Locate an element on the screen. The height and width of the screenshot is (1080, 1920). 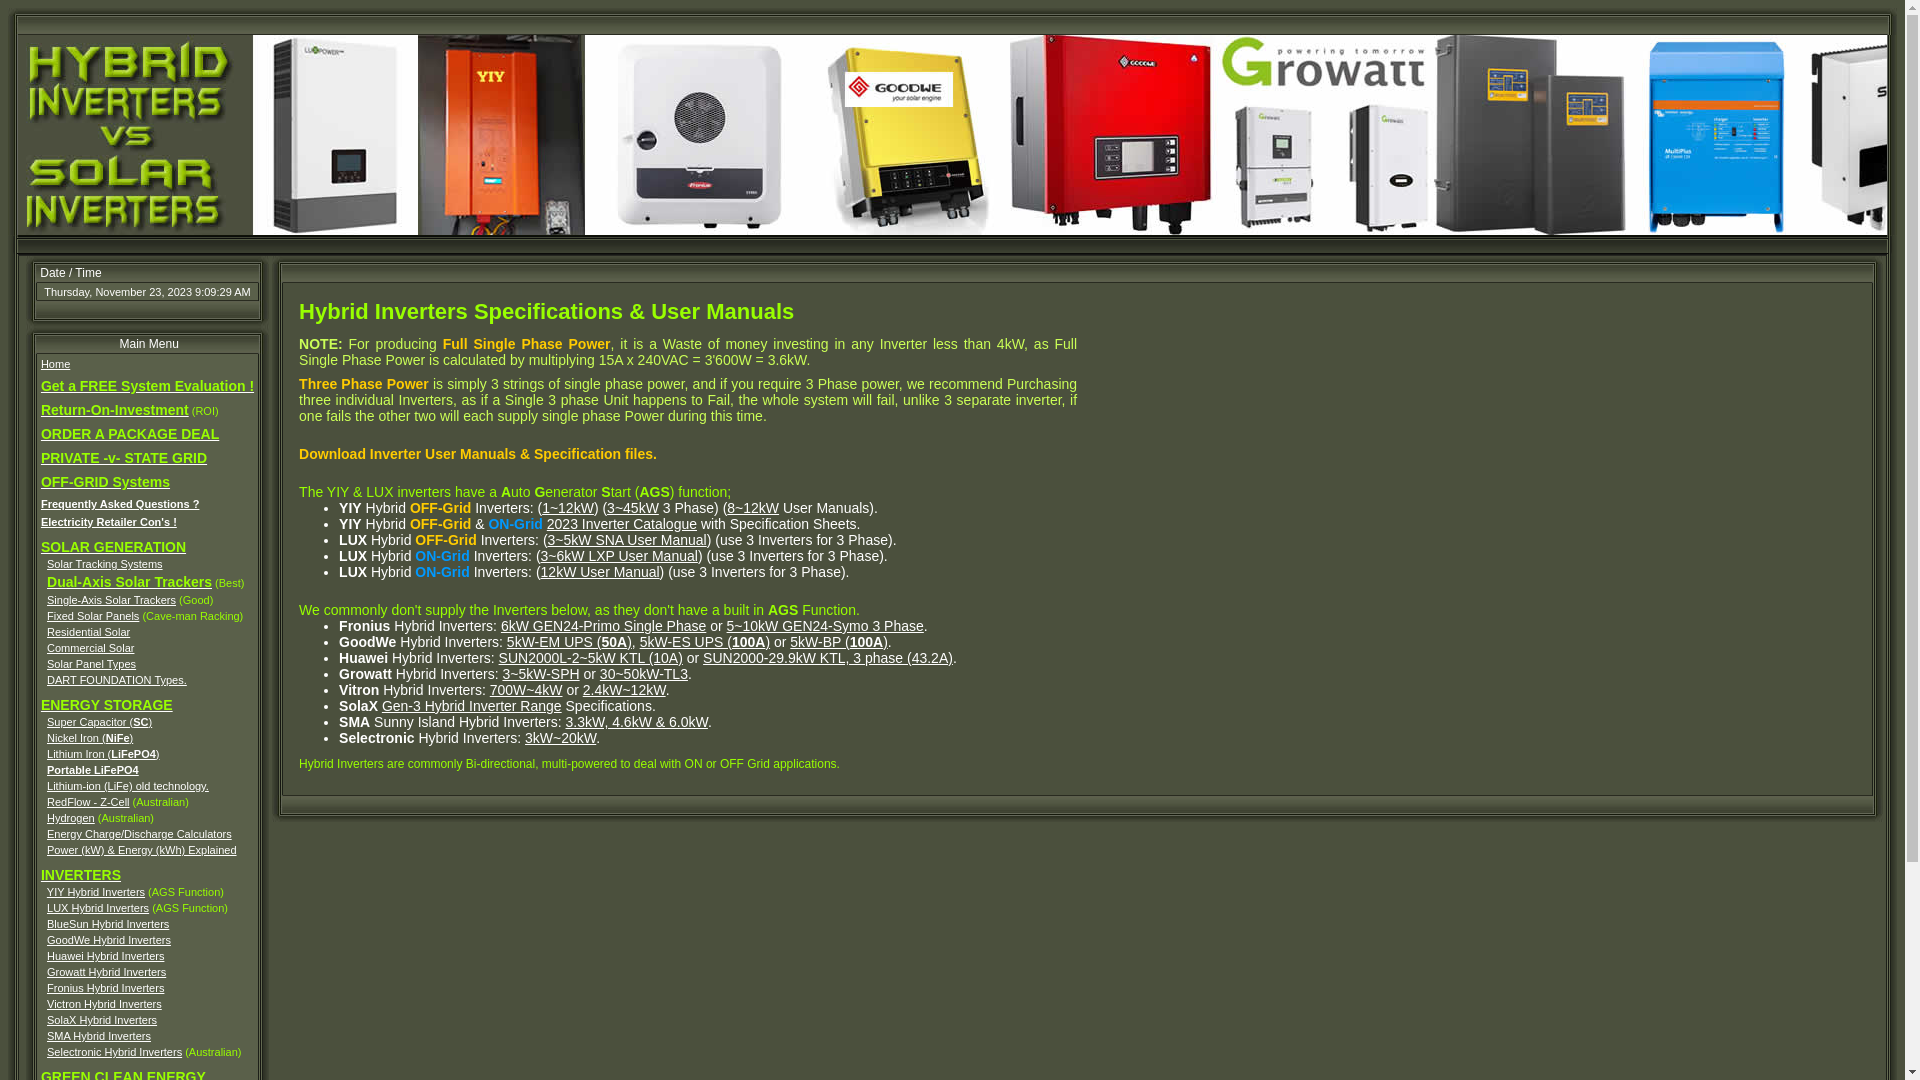
'Super Capacitor (SC)' is located at coordinates (98, 721).